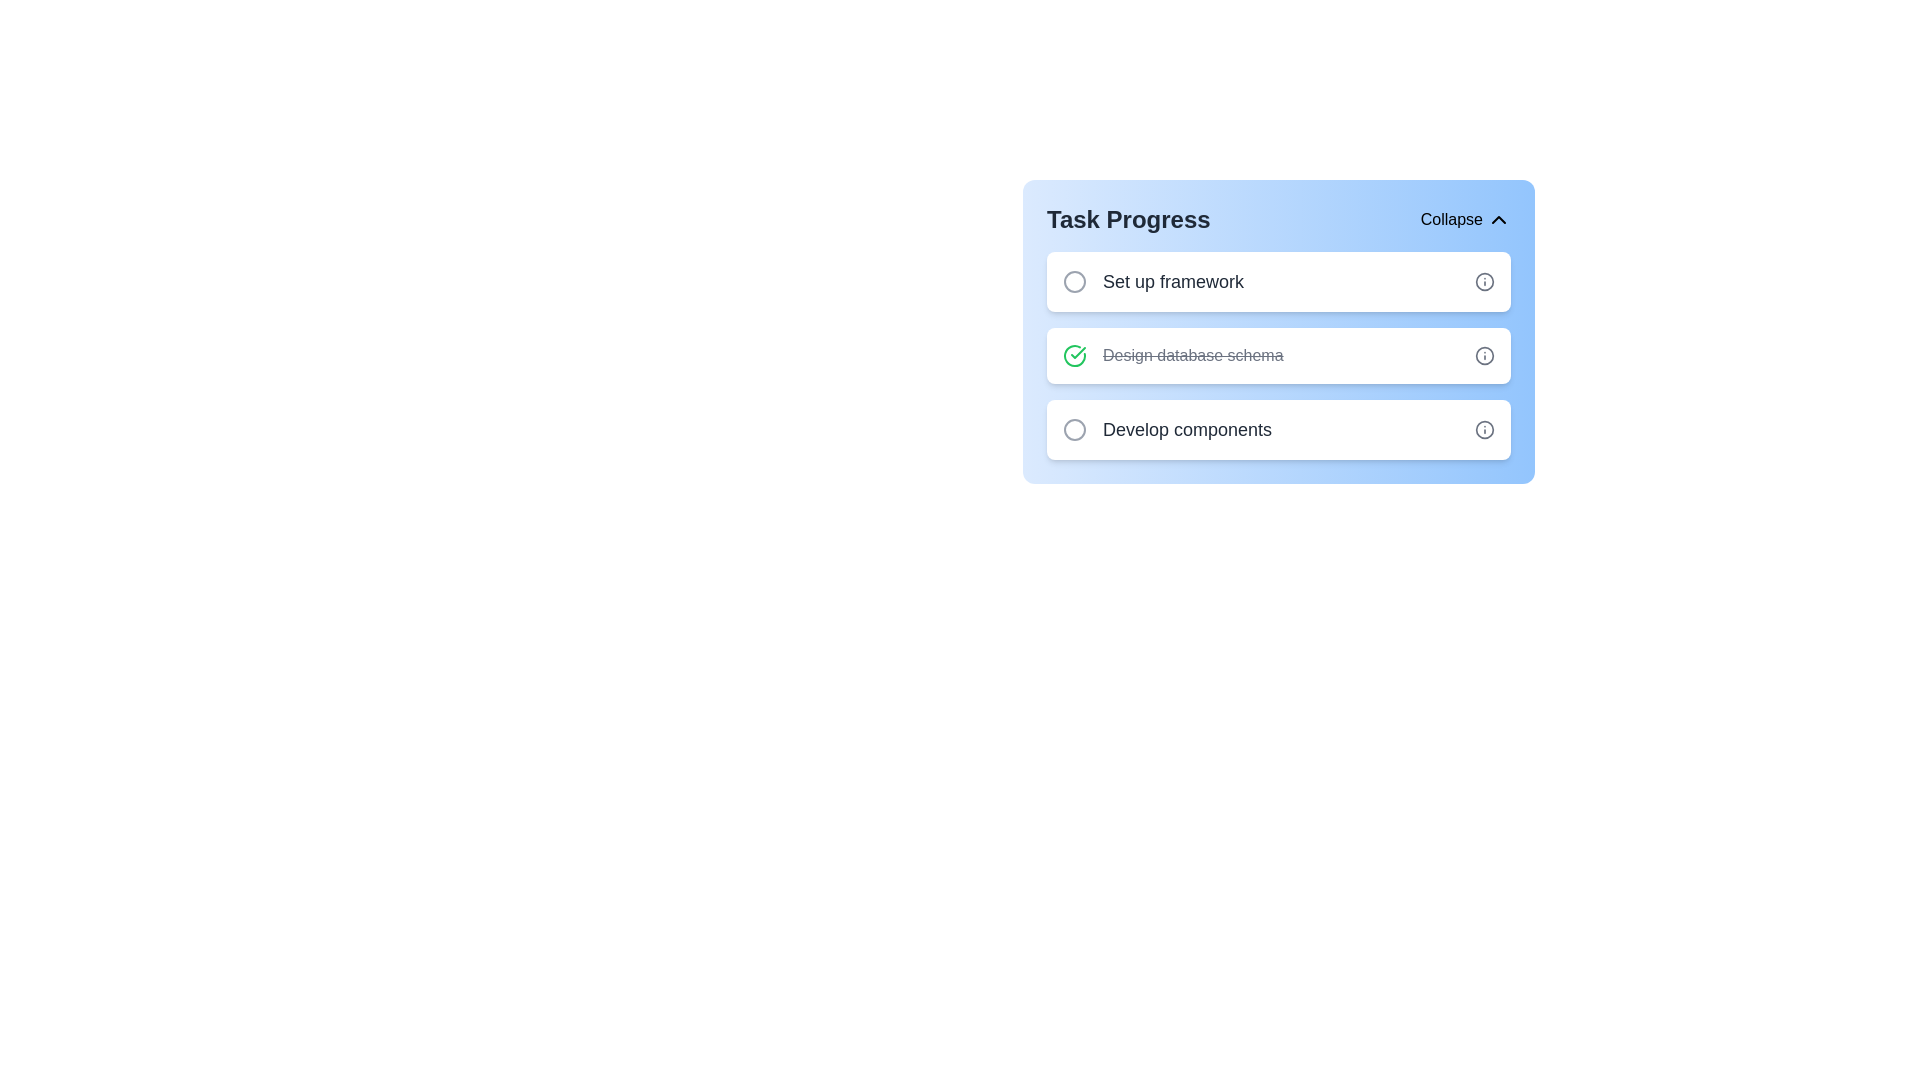 Image resolution: width=1920 pixels, height=1080 pixels. Describe the element at coordinates (1465, 219) in the screenshot. I see `the 'Collapse' button to toggle the task list state` at that location.